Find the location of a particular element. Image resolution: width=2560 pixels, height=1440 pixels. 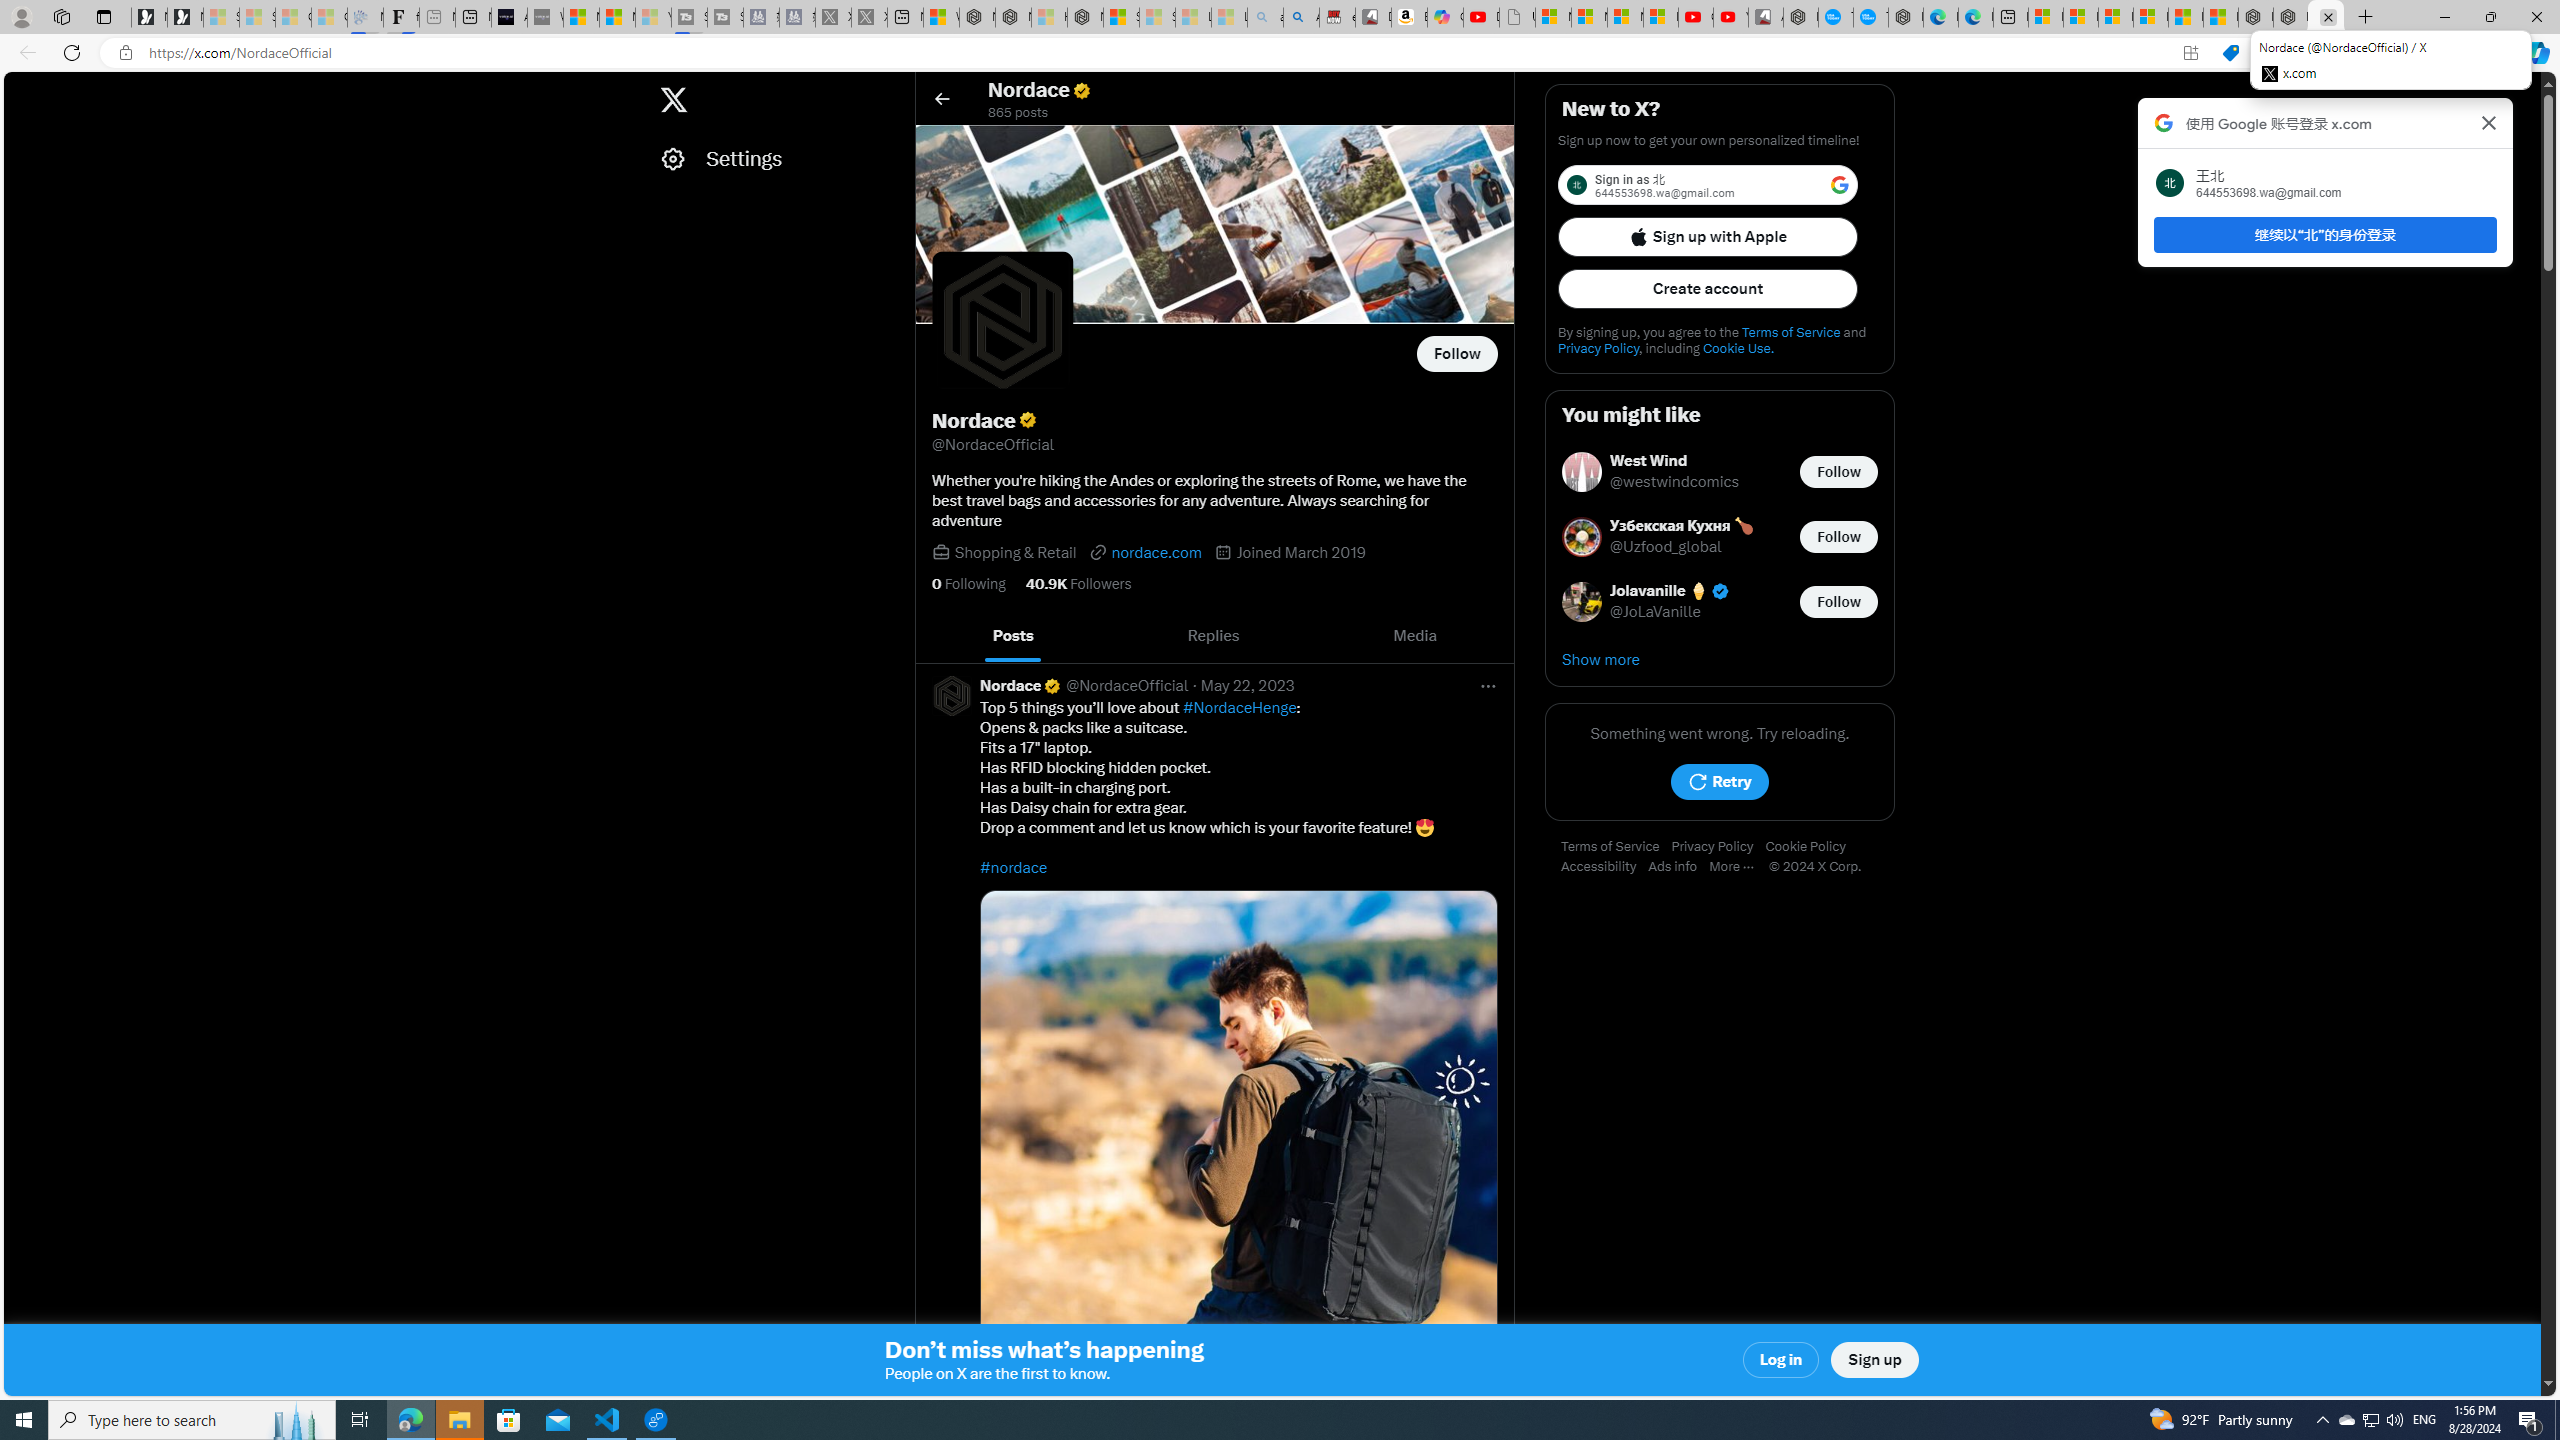

'View site information' is located at coordinates (125, 53).